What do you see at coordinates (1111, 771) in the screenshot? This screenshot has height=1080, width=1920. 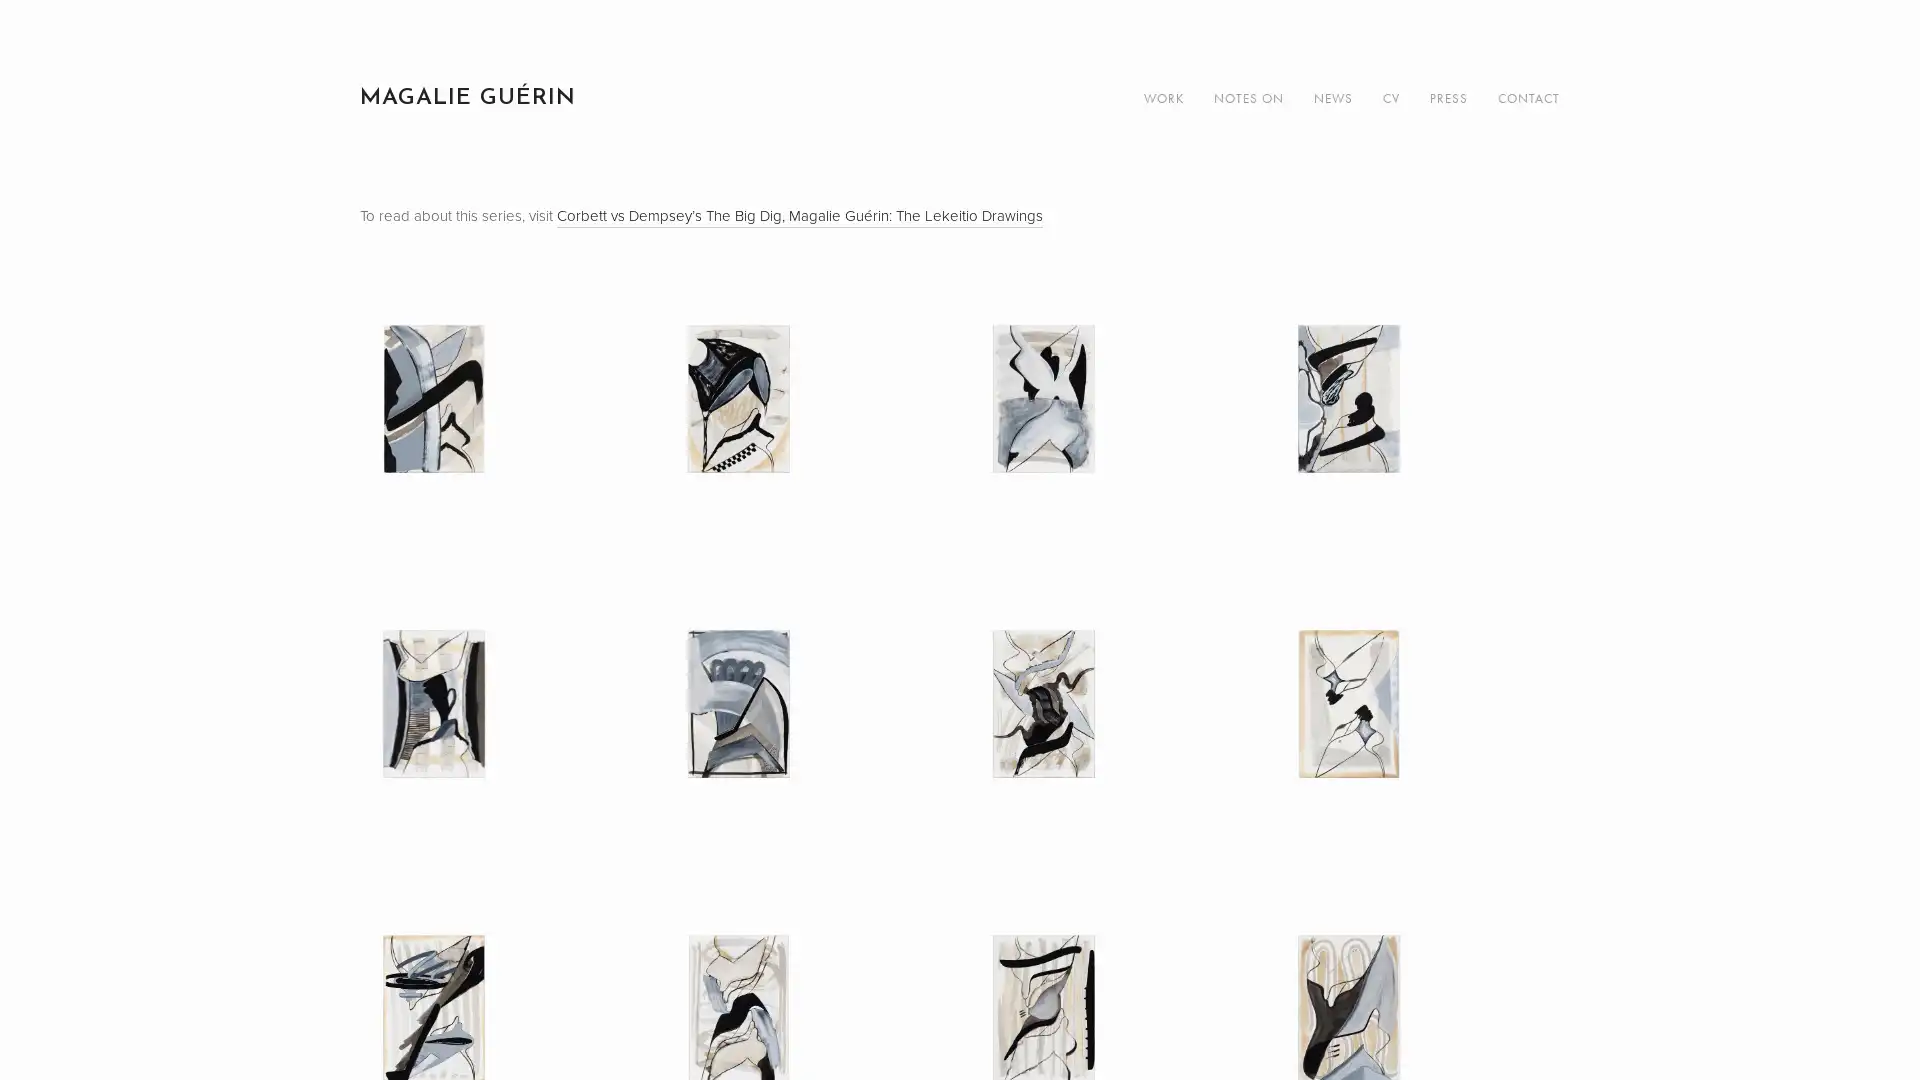 I see `View fullsize Untitled (LK 07), 2019` at bounding box center [1111, 771].